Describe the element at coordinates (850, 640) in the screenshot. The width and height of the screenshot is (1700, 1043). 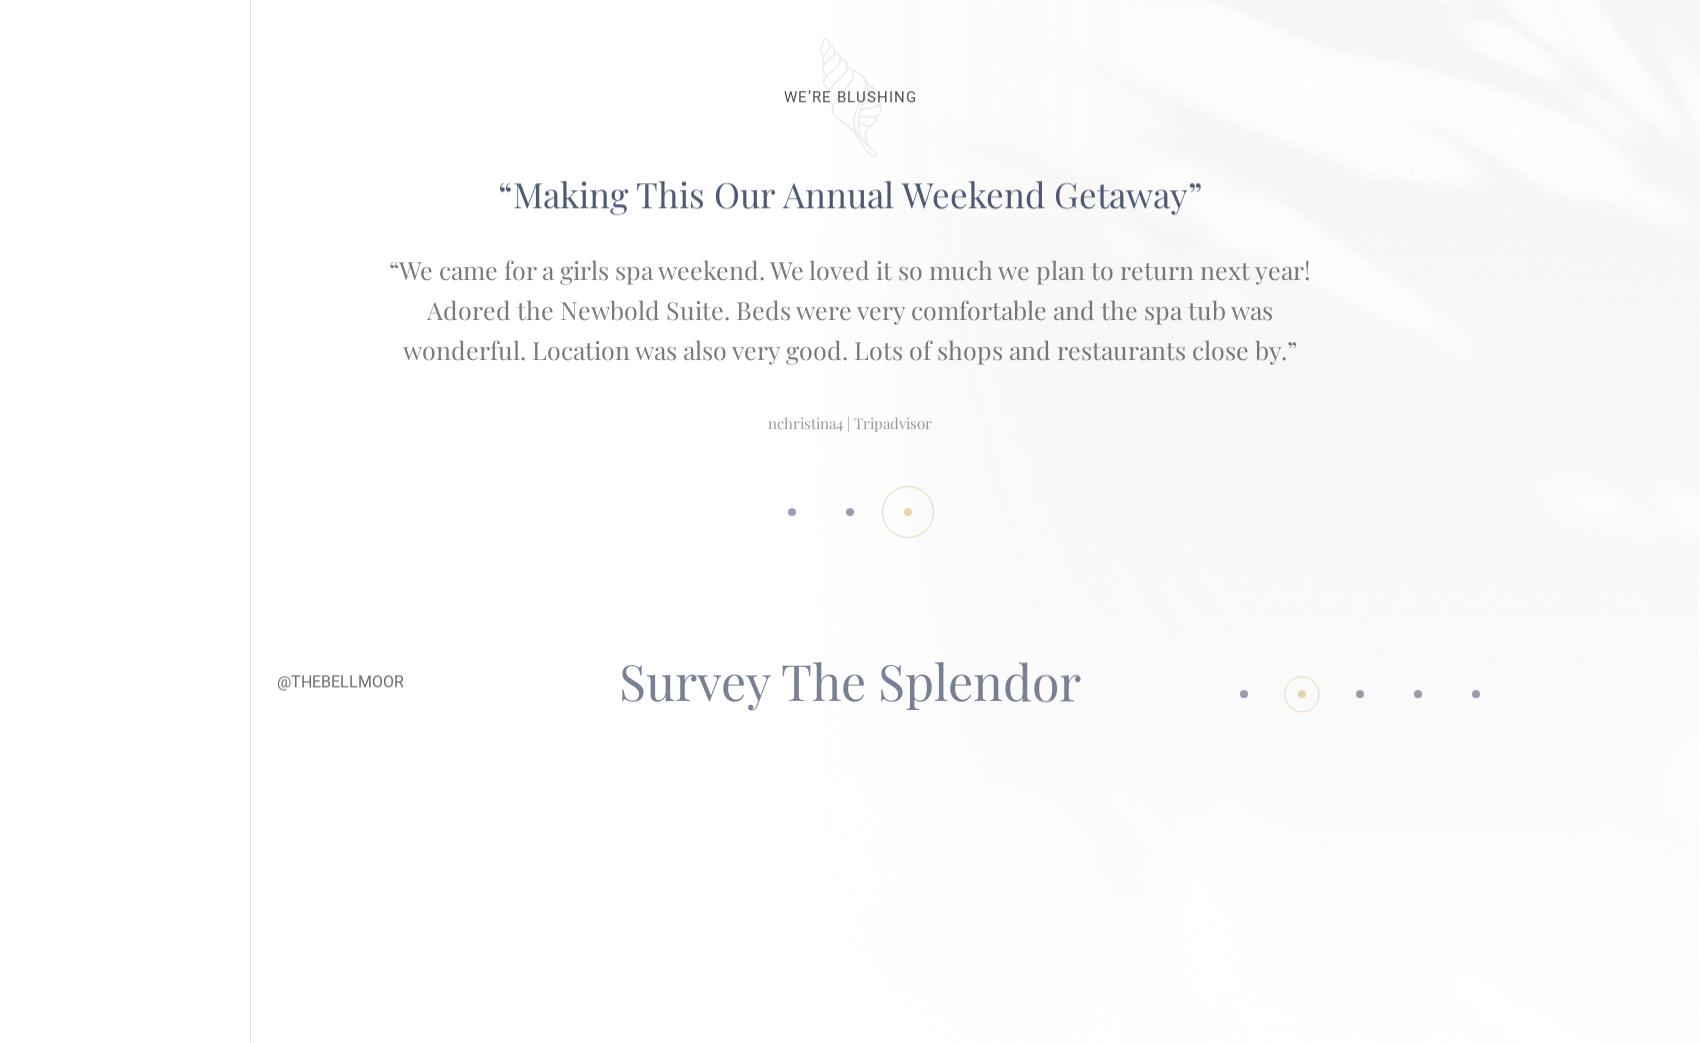
I see `'Survey The Splendor'` at that location.